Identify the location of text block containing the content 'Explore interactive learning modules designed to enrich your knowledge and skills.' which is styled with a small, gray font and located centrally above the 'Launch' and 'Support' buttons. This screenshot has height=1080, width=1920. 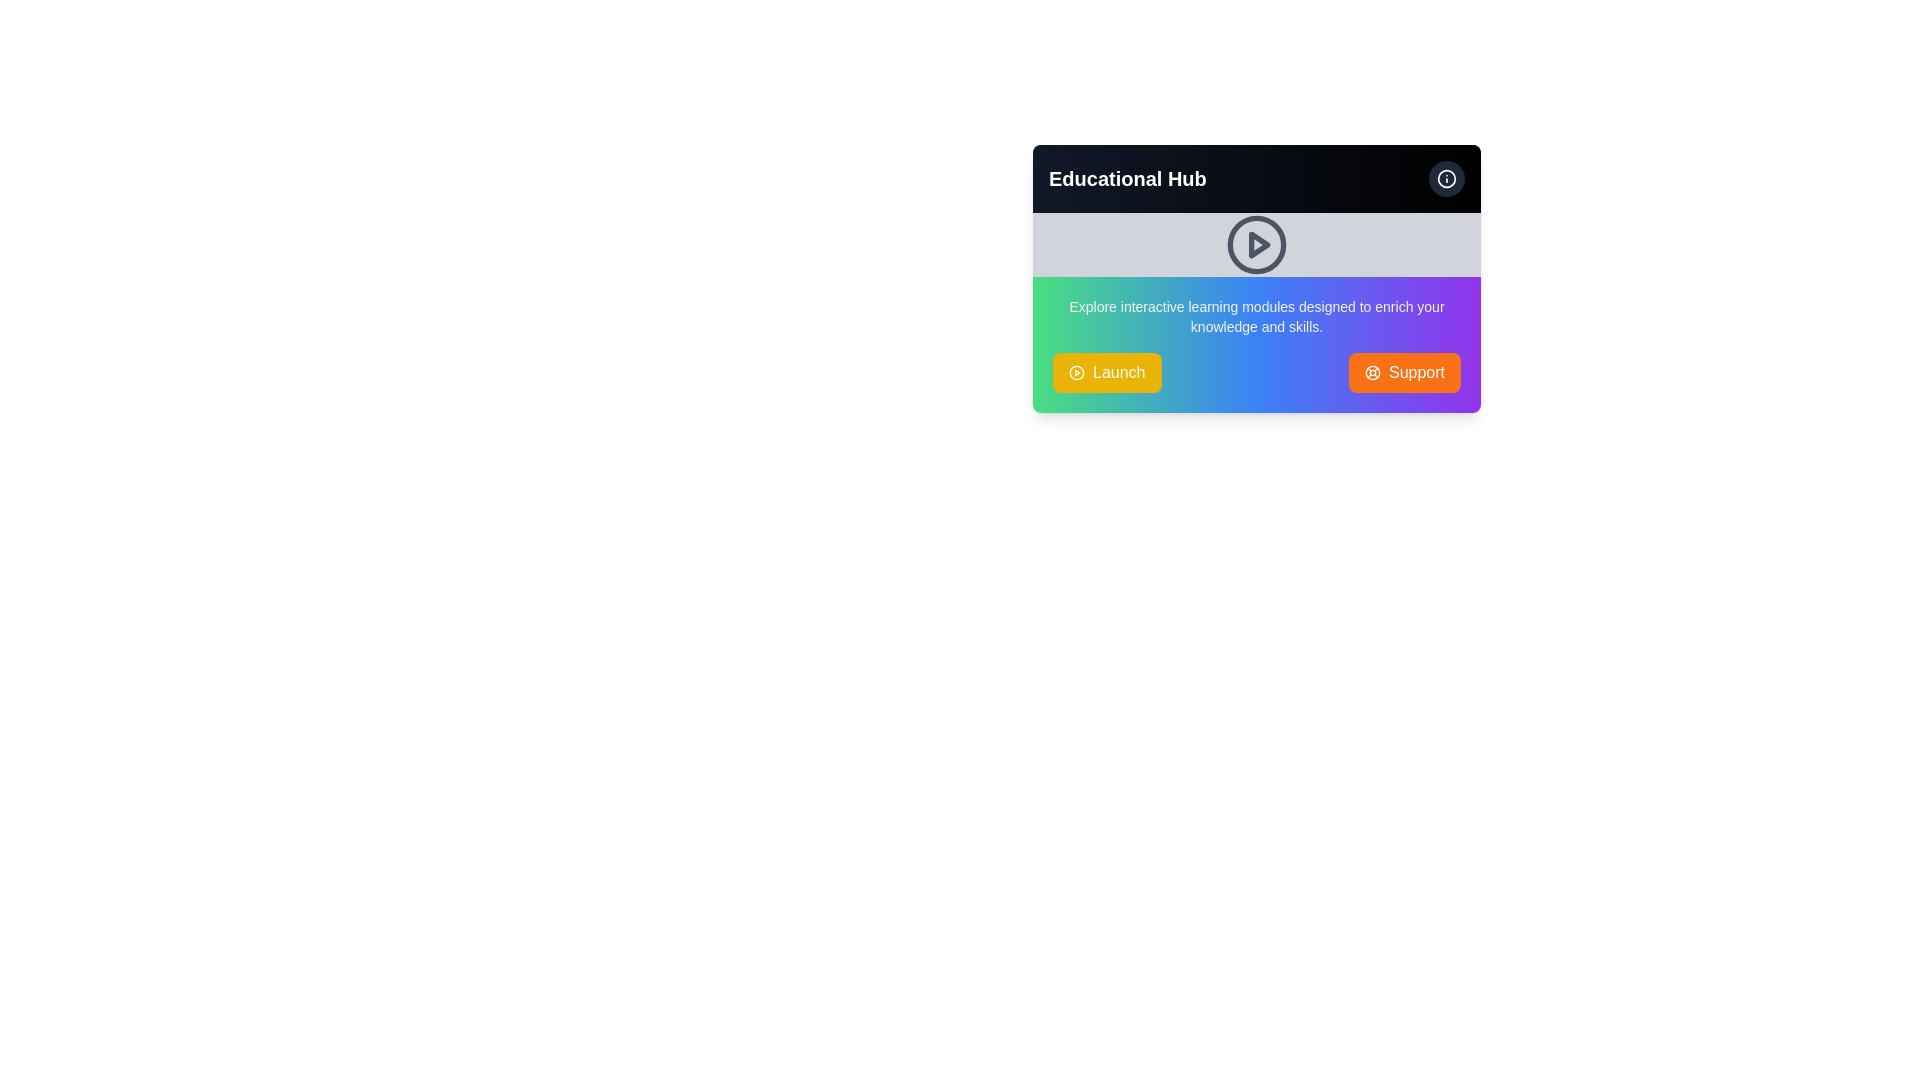
(1256, 315).